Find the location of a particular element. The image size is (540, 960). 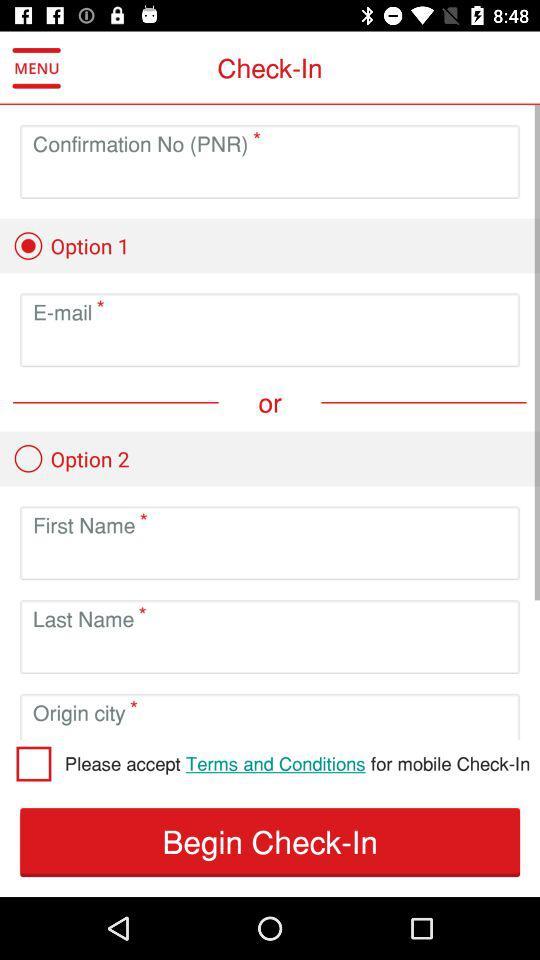

option2 is located at coordinates (70, 458).